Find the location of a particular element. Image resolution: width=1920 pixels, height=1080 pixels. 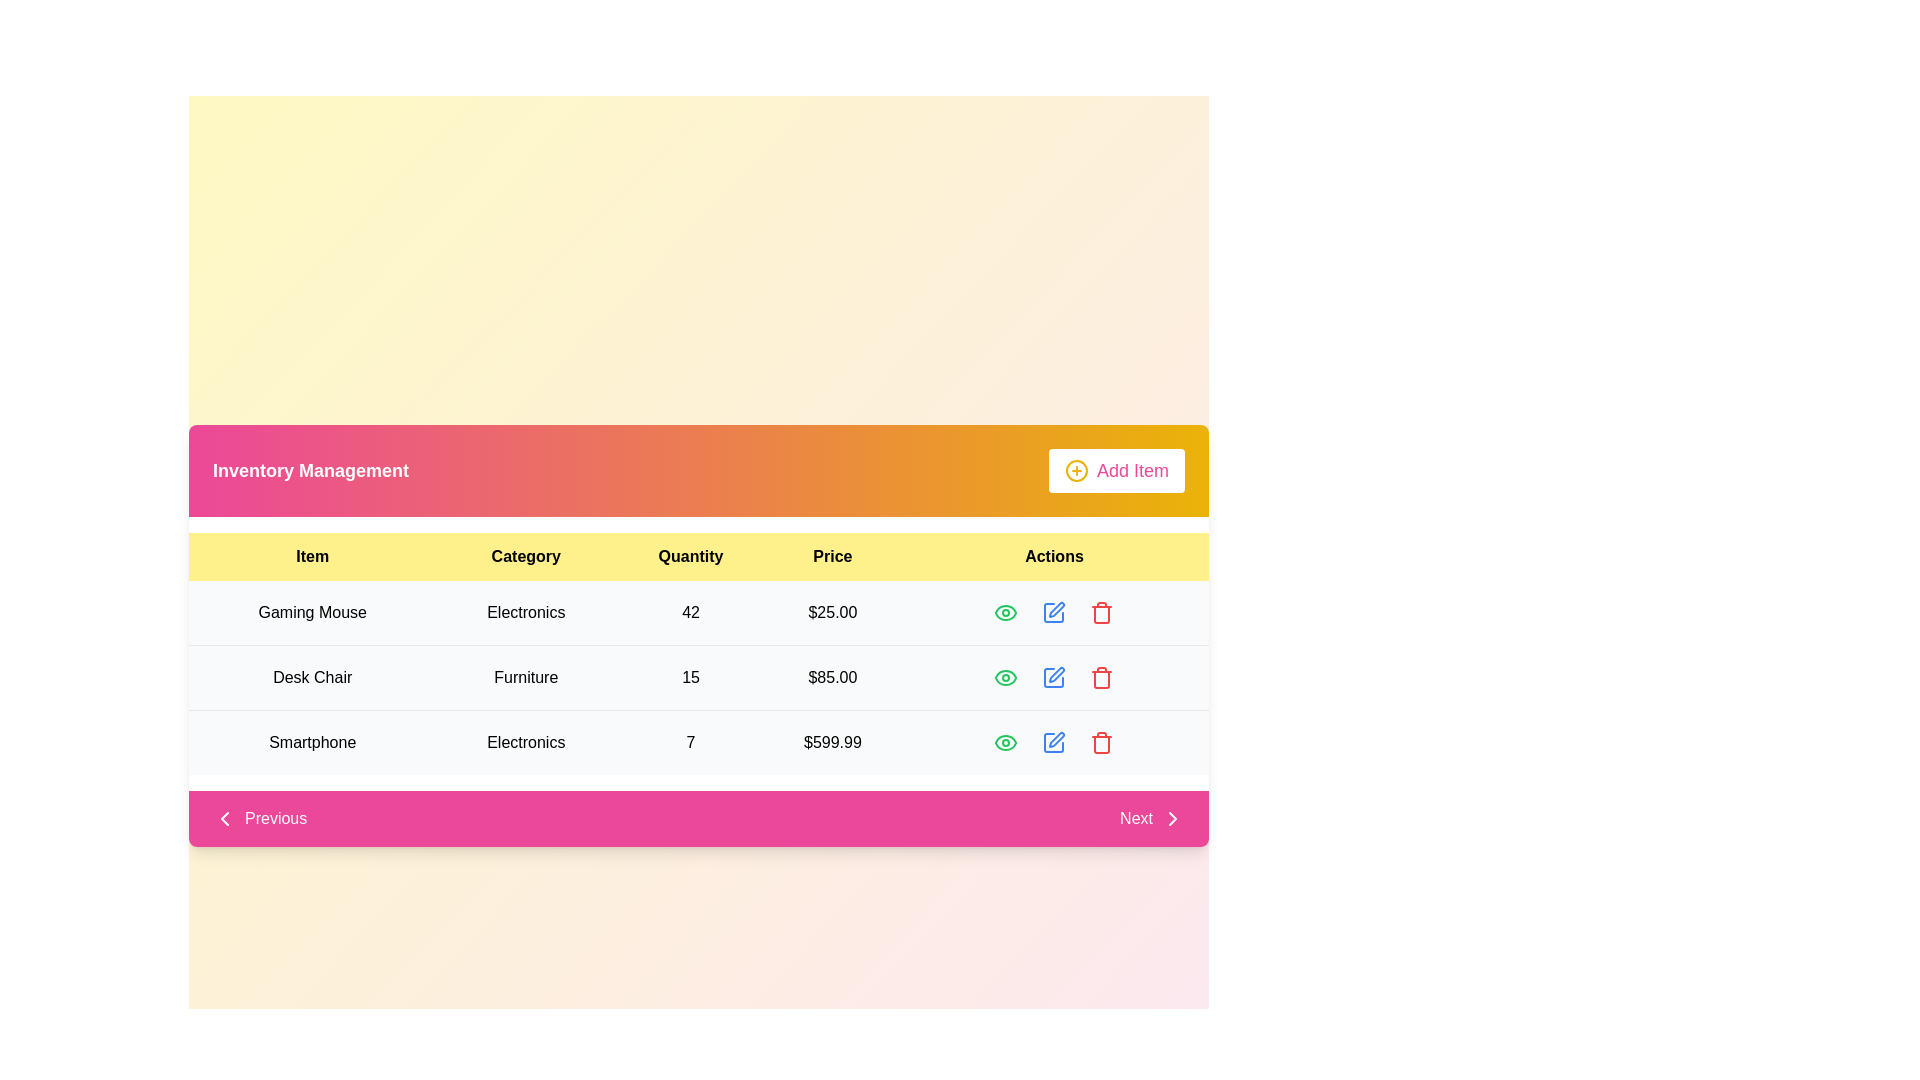

the small, upward-facing arrow-shaped icon located at the bottom-left corner of the interface, adjacent to the 'Previous' button is located at coordinates (225, 818).